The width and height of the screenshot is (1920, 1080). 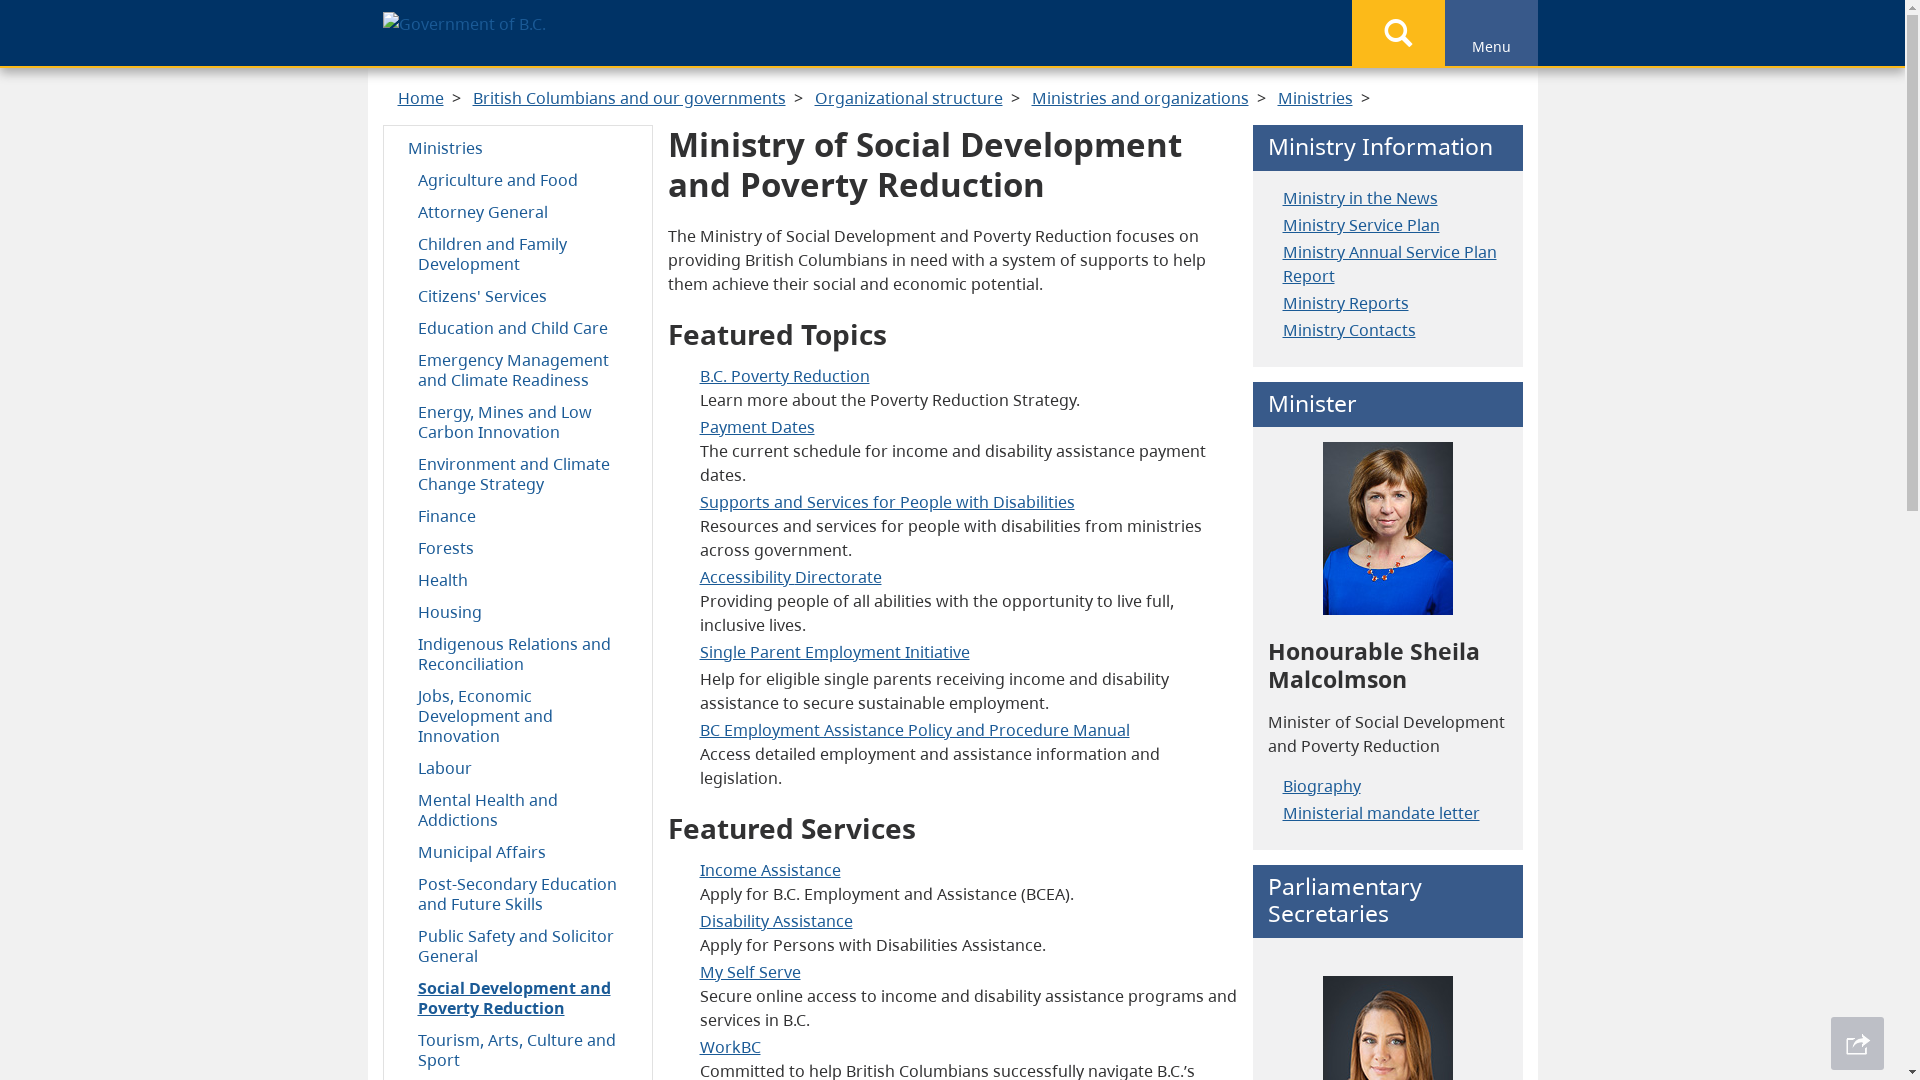 I want to click on 'My Self Serve', so click(x=749, y=970).